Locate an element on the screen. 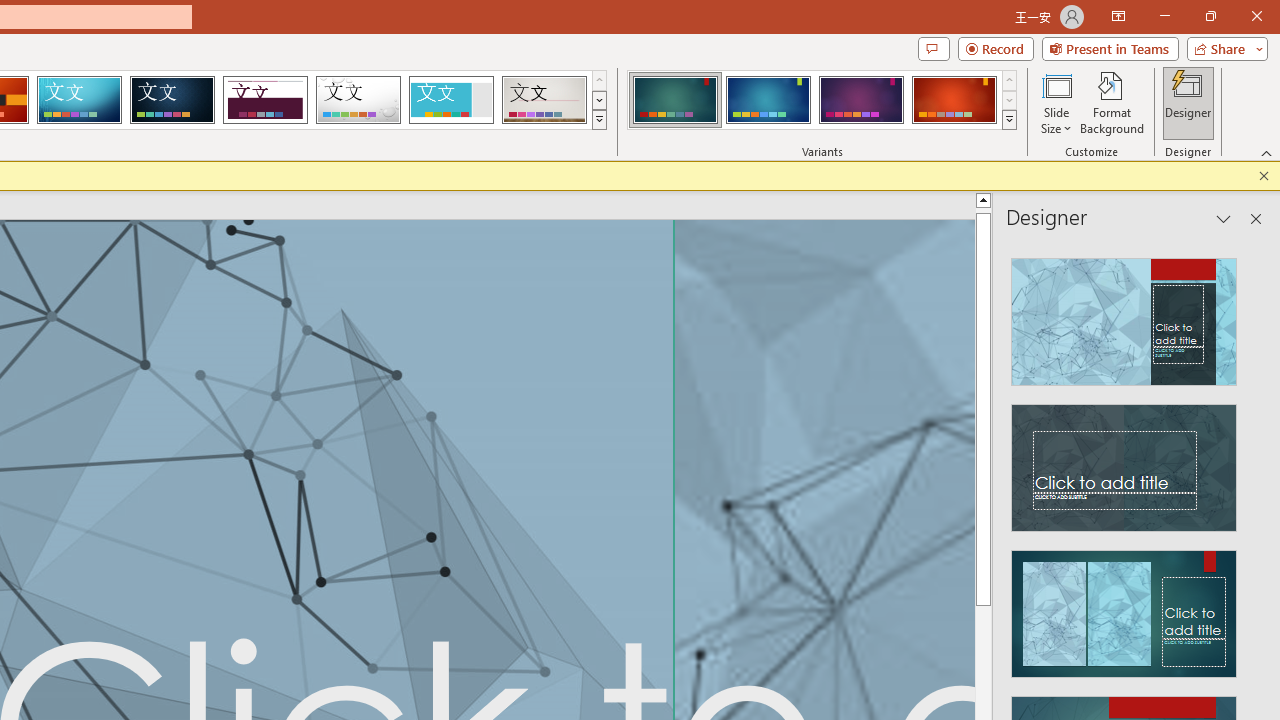 The image size is (1280, 720). 'Row Down' is located at coordinates (1009, 100).